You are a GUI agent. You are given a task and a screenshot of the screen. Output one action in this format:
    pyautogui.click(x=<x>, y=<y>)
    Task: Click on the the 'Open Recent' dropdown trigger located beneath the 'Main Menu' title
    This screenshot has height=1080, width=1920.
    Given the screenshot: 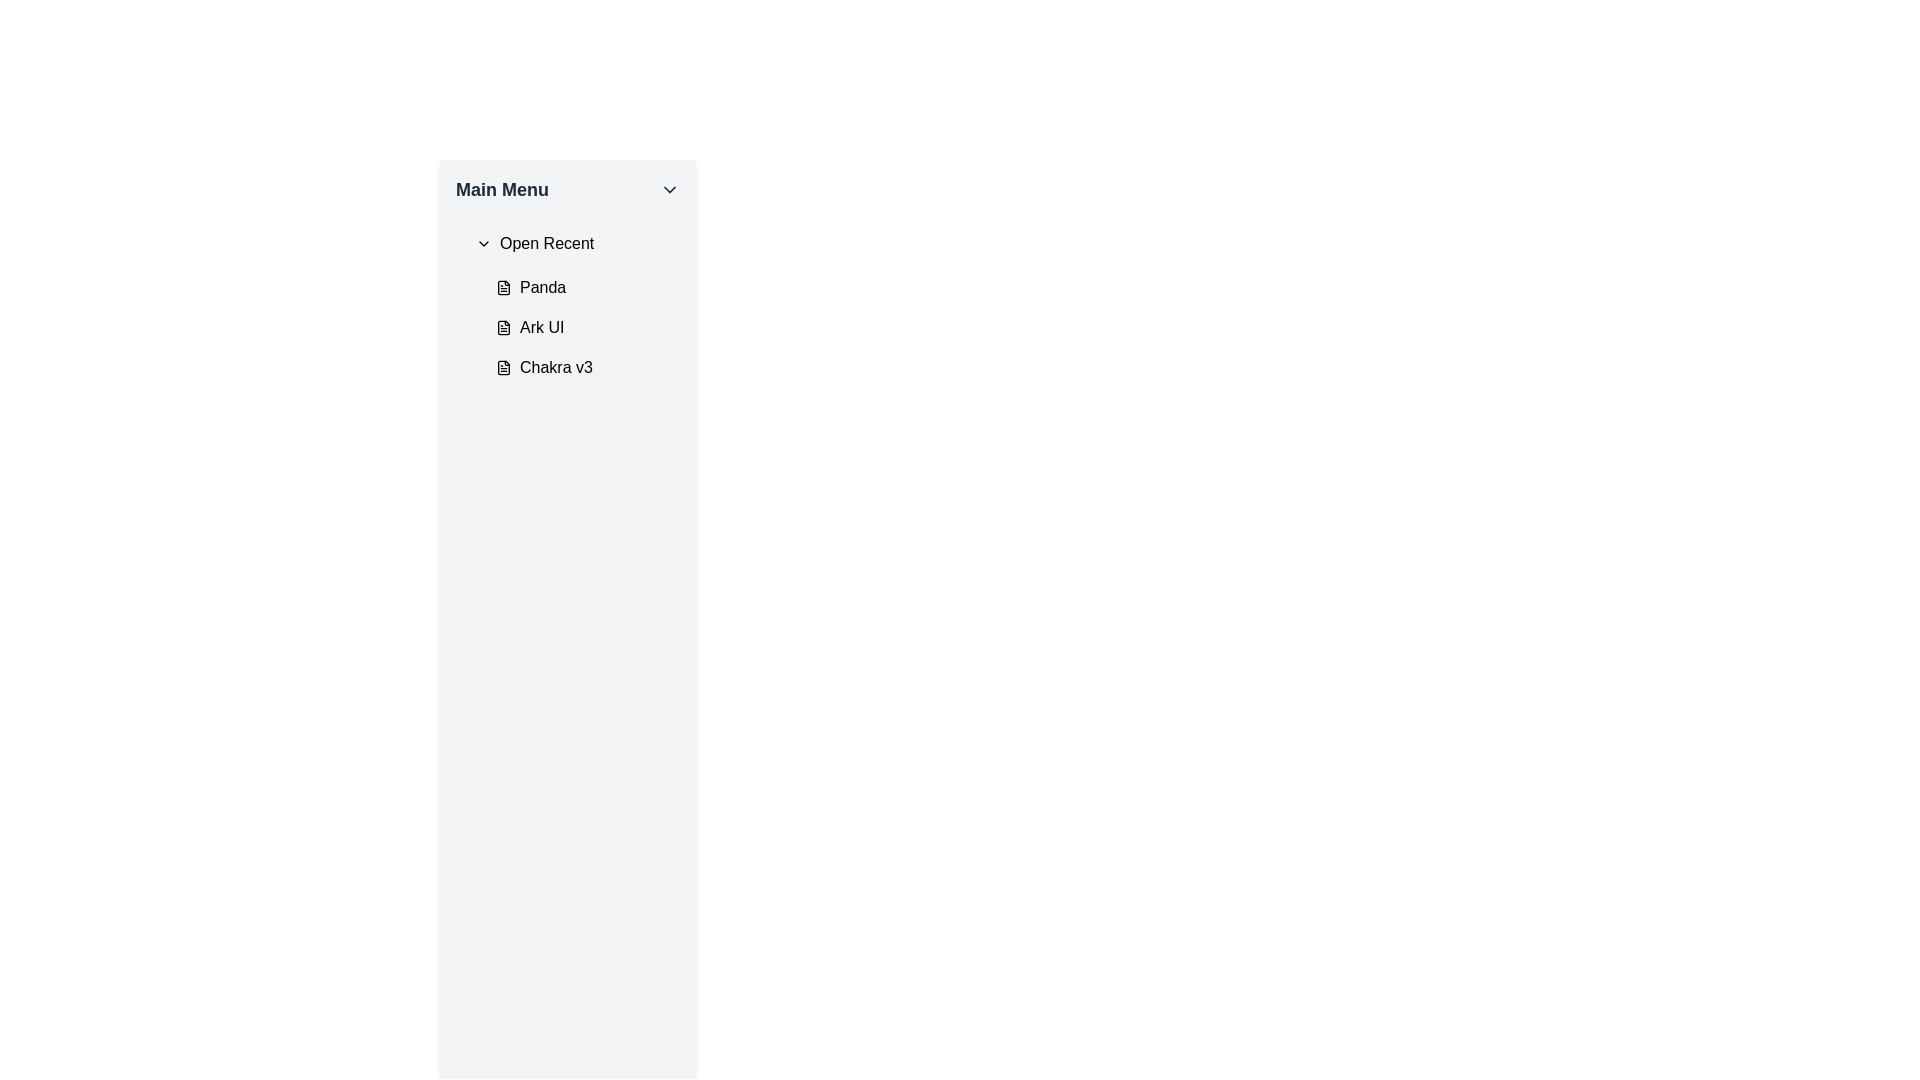 What is the action you would take?
    pyautogui.click(x=579, y=242)
    